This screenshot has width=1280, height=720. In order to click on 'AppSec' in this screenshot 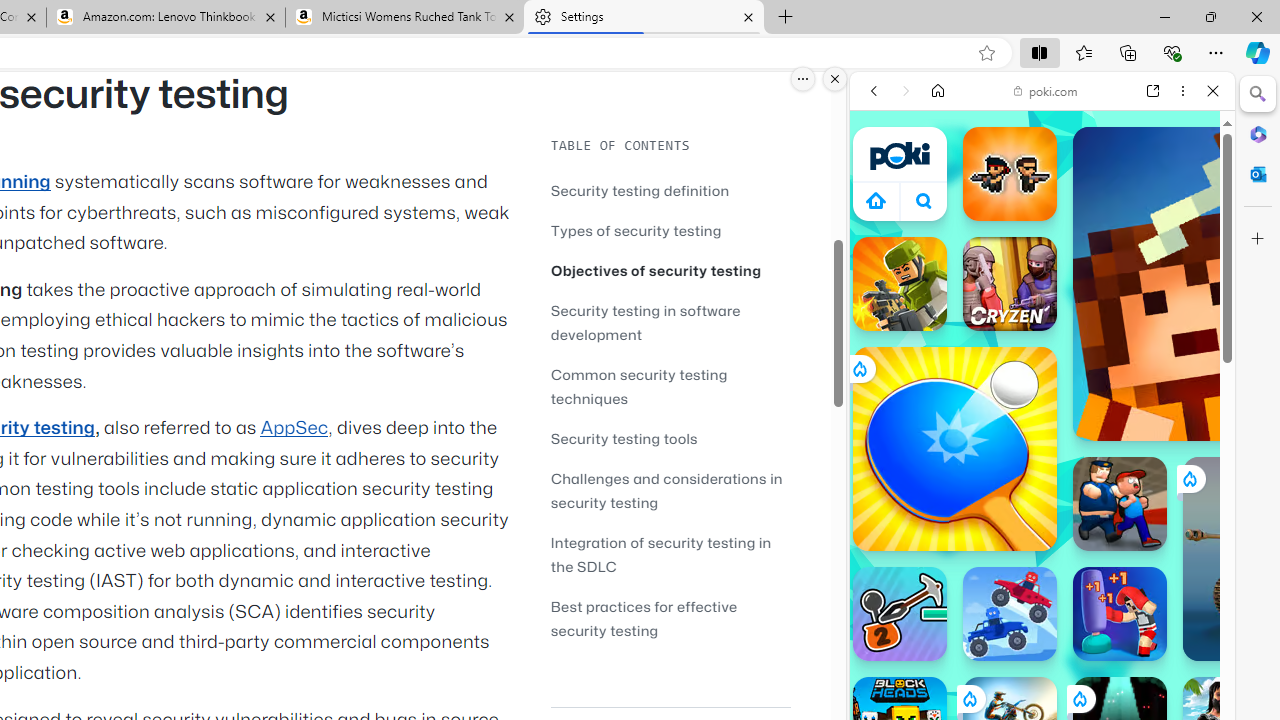, I will do `click(293, 427)`.